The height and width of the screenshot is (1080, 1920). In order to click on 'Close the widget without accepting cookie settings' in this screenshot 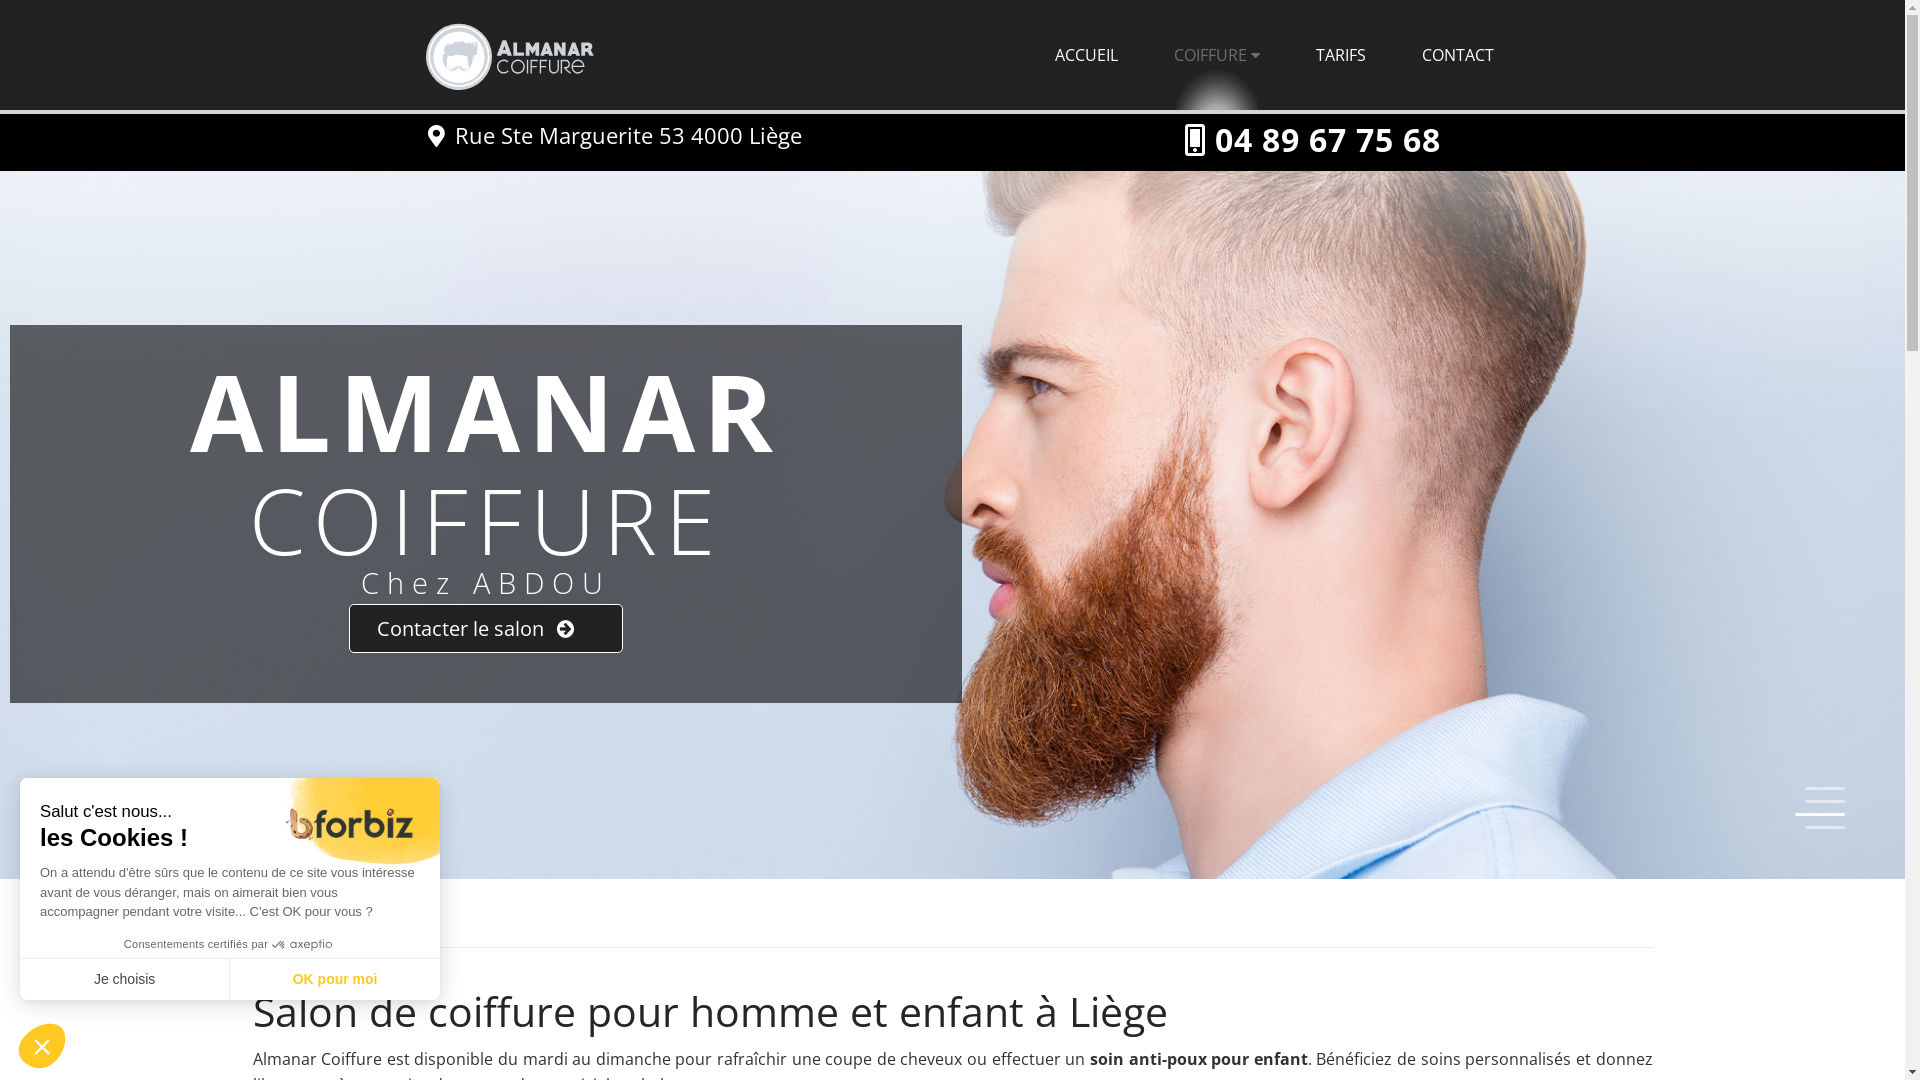, I will do `click(42, 1044)`.